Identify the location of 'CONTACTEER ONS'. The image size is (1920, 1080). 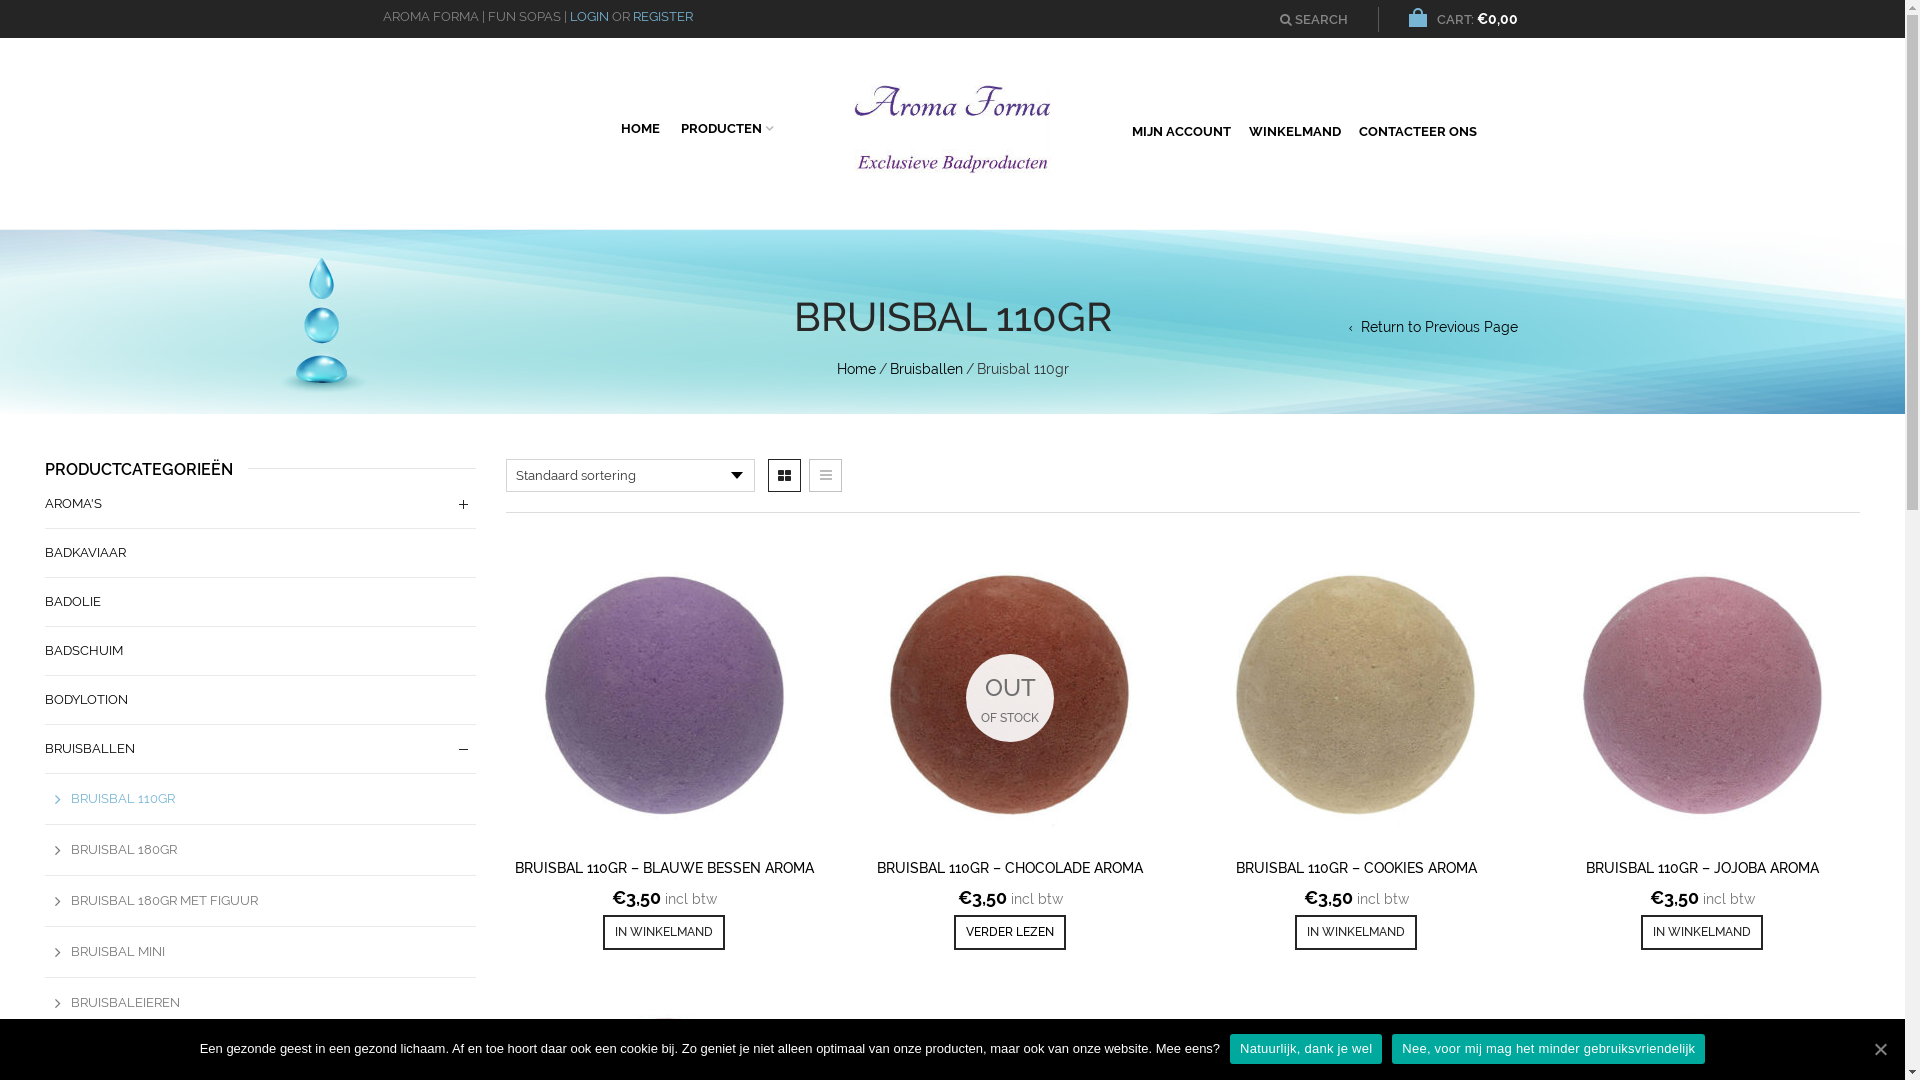
(1416, 128).